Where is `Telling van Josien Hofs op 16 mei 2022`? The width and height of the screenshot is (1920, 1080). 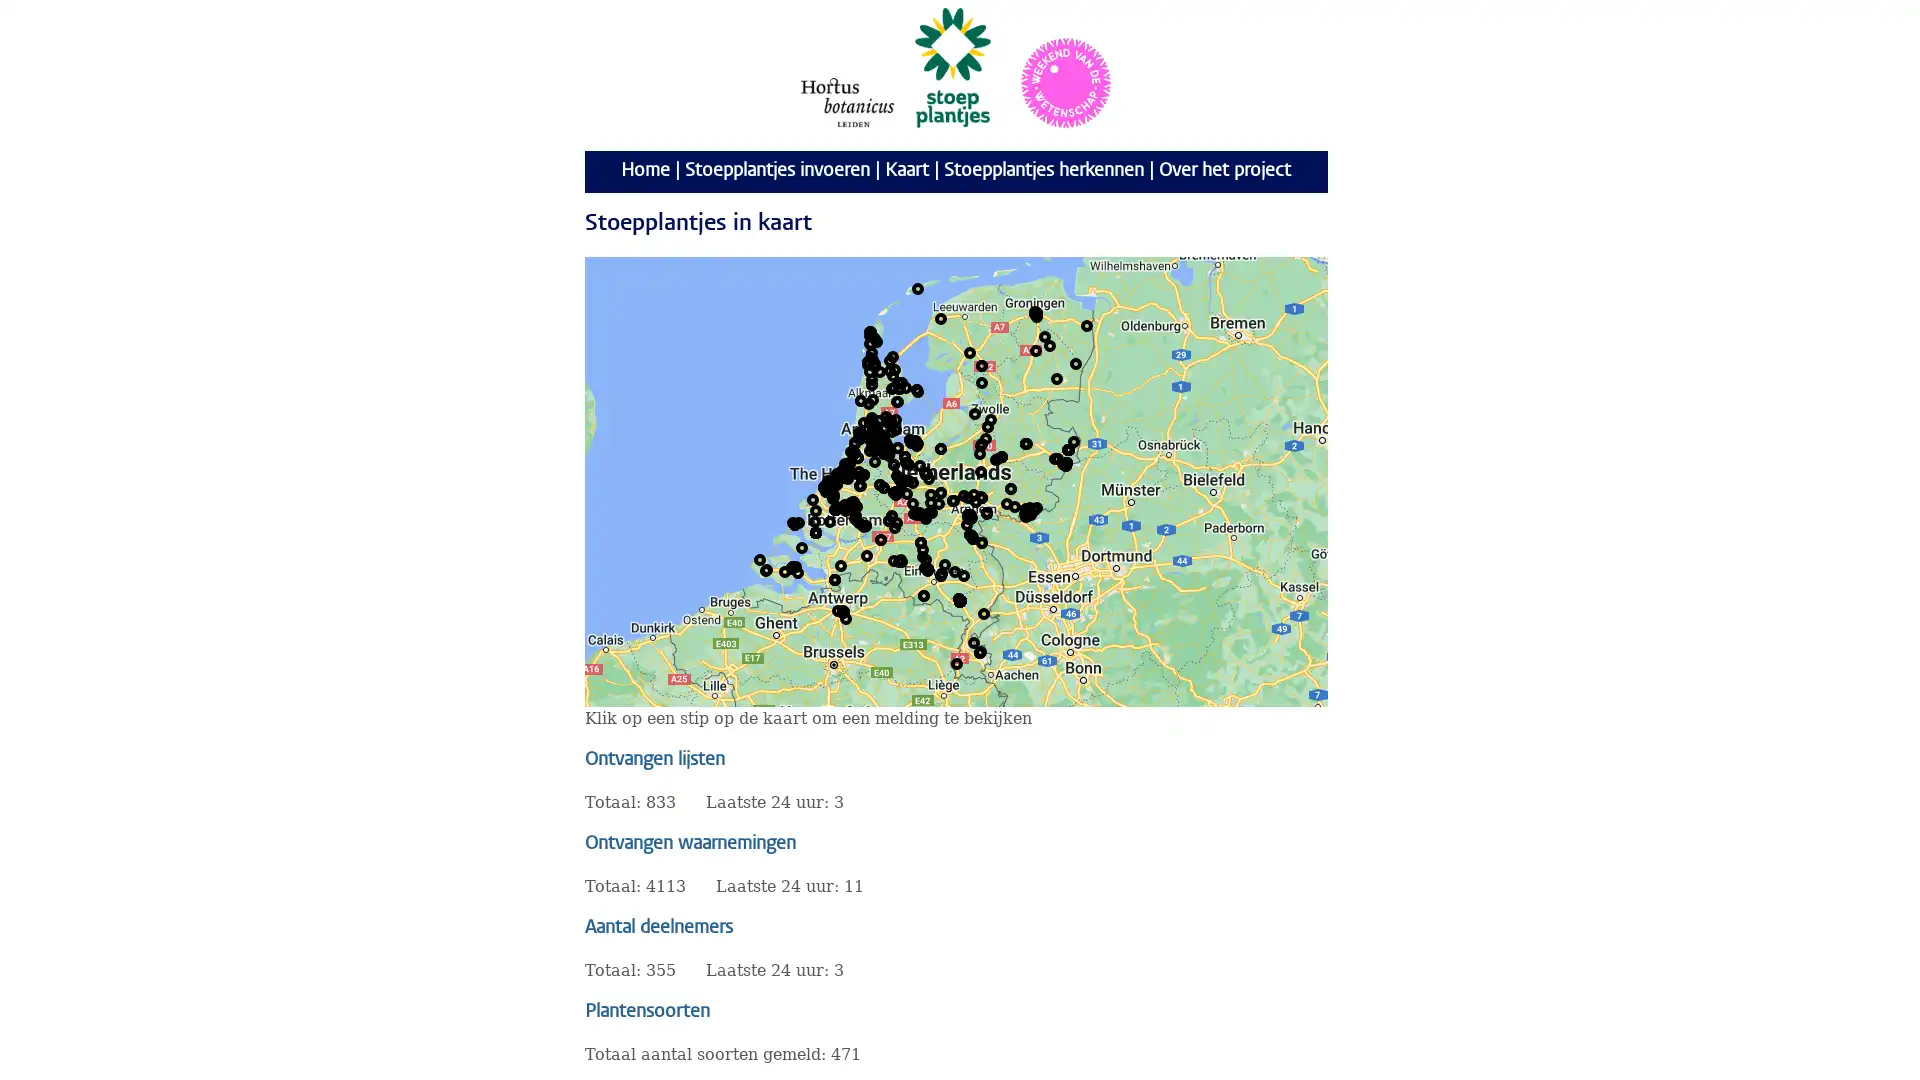
Telling van Josien Hofs op 16 mei 2022 is located at coordinates (850, 500).